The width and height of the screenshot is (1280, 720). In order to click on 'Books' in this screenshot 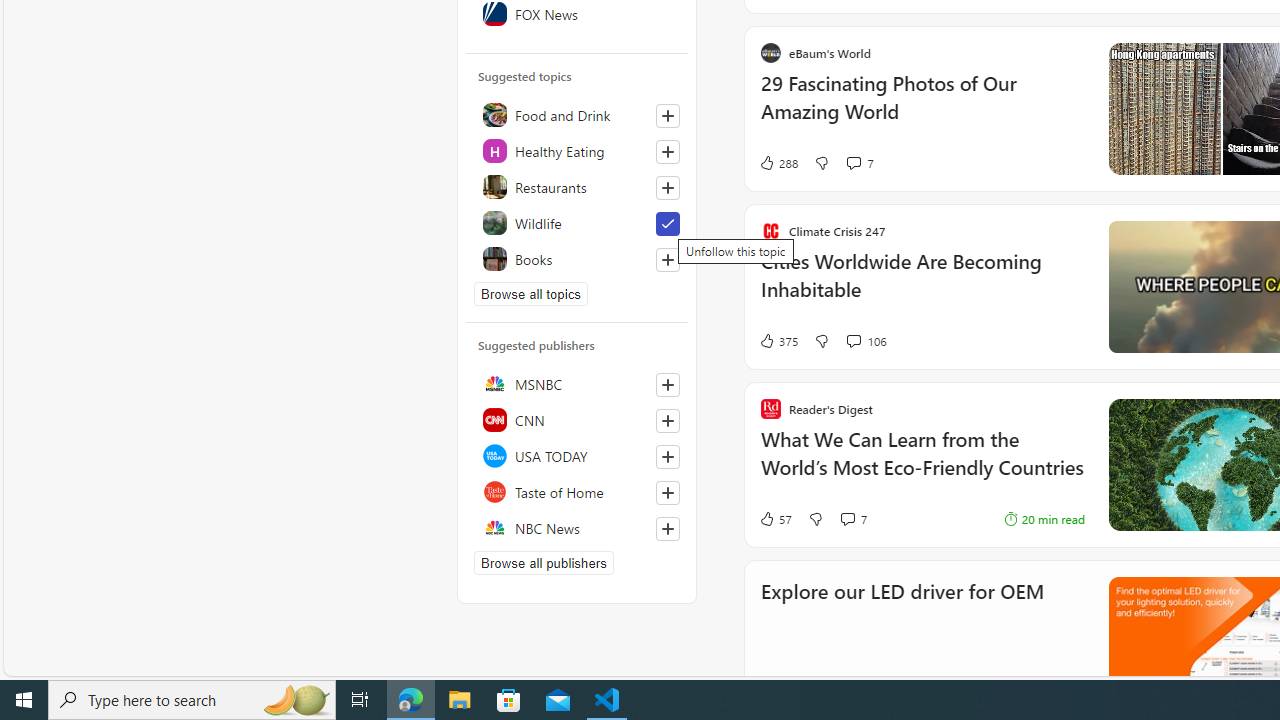, I will do `click(576, 257)`.